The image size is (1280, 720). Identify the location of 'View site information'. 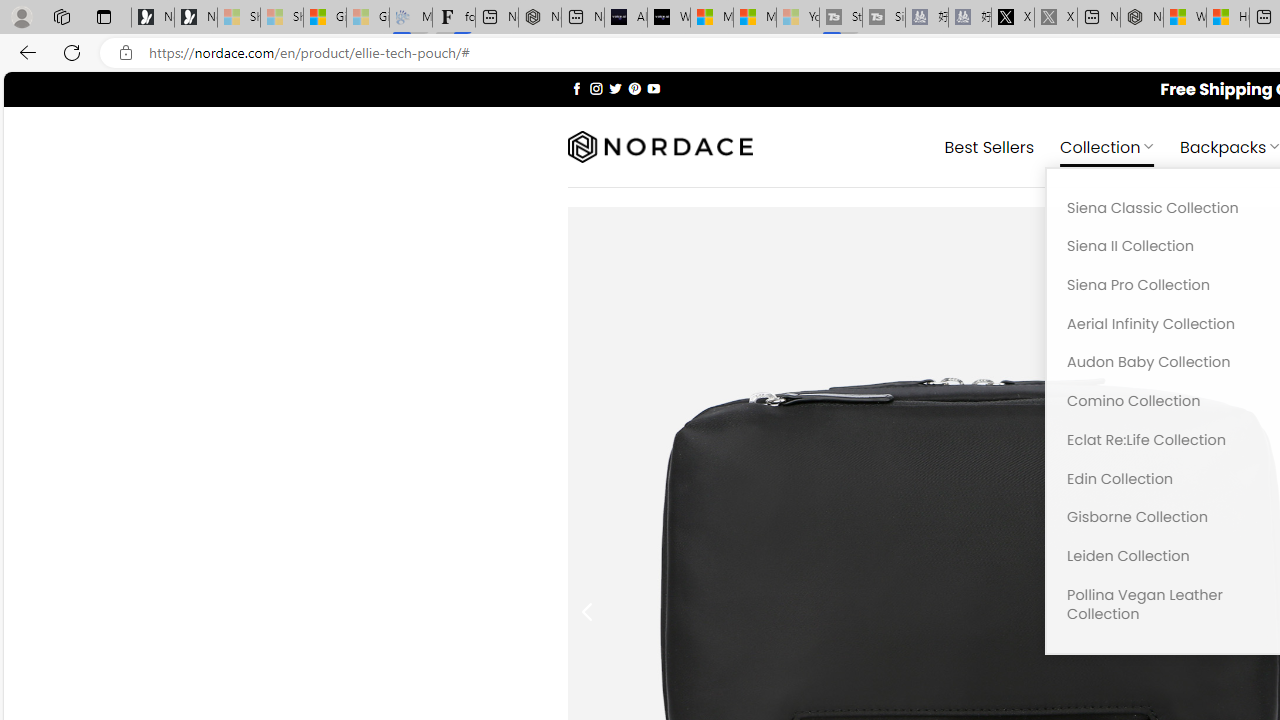
(125, 52).